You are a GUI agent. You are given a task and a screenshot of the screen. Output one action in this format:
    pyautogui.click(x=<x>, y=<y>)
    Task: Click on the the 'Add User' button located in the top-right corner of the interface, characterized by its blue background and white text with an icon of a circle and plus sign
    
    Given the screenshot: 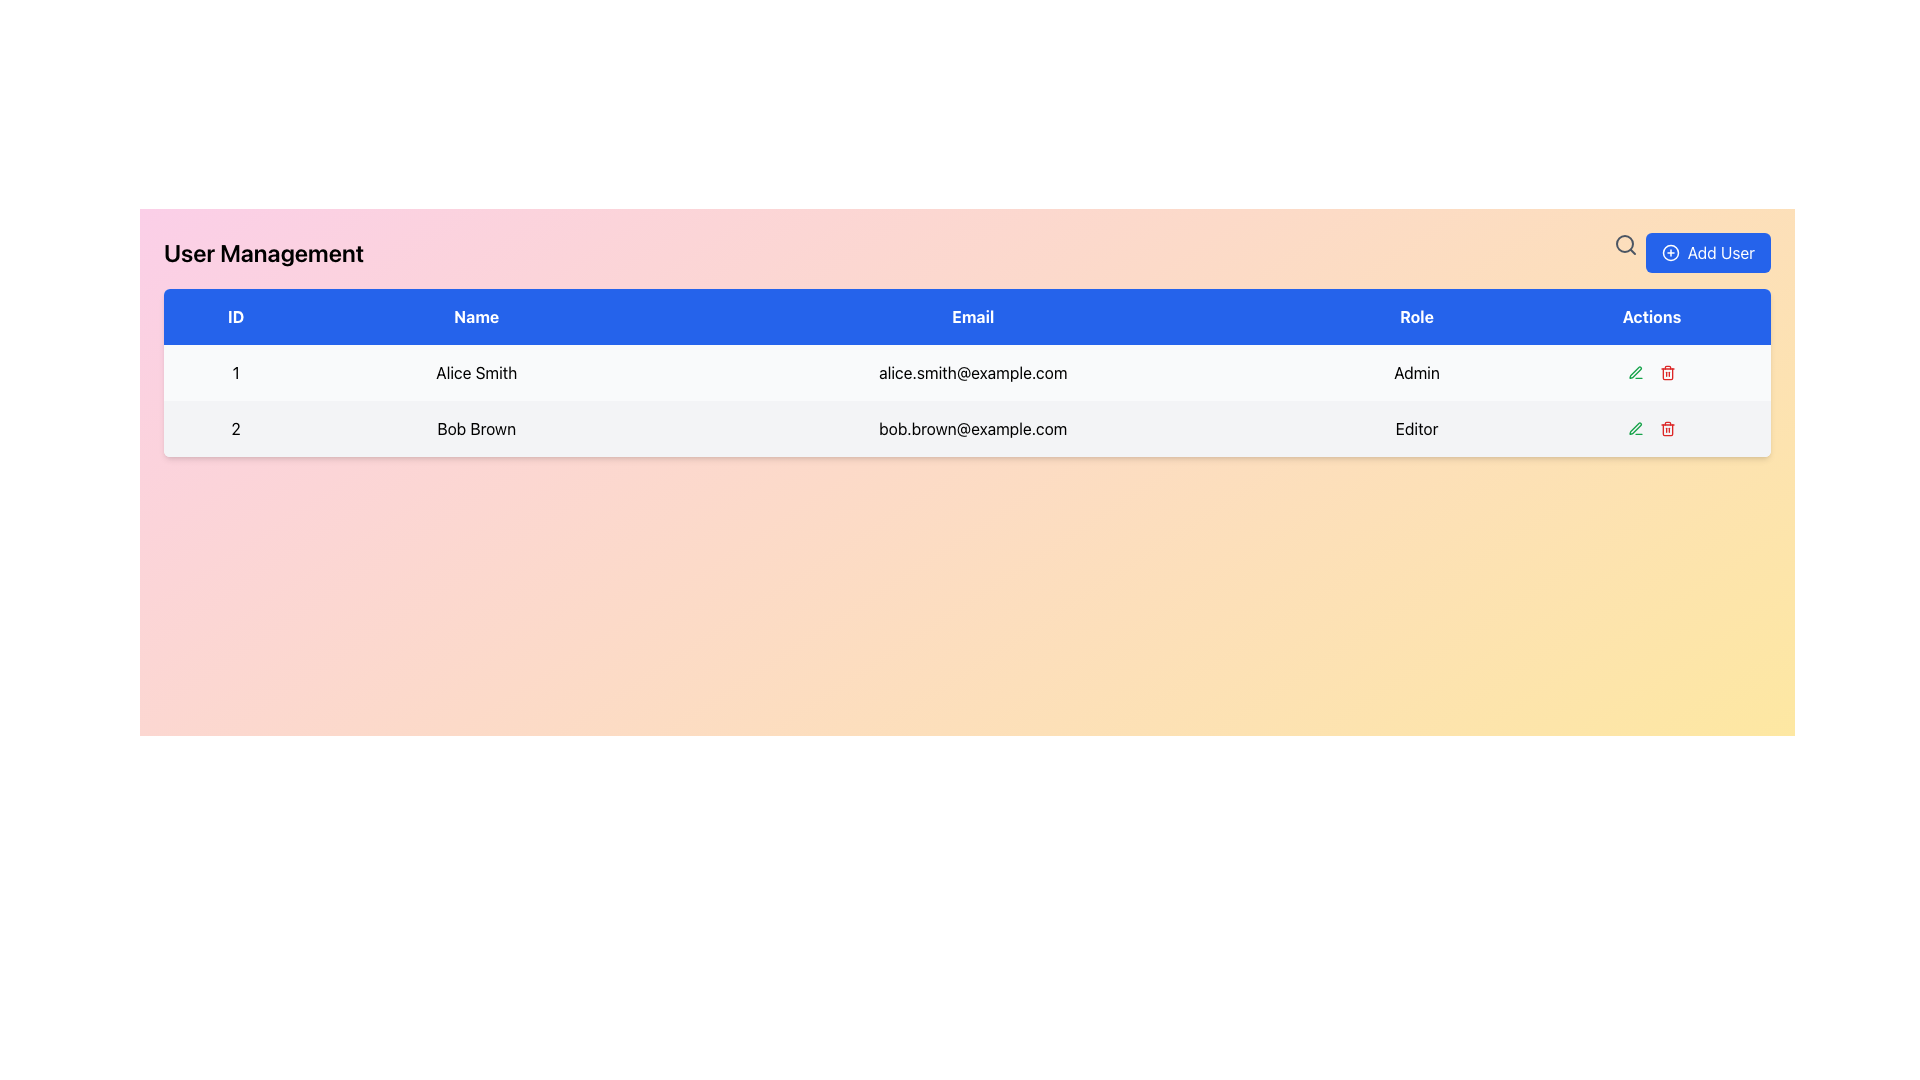 What is the action you would take?
    pyautogui.click(x=1707, y=252)
    